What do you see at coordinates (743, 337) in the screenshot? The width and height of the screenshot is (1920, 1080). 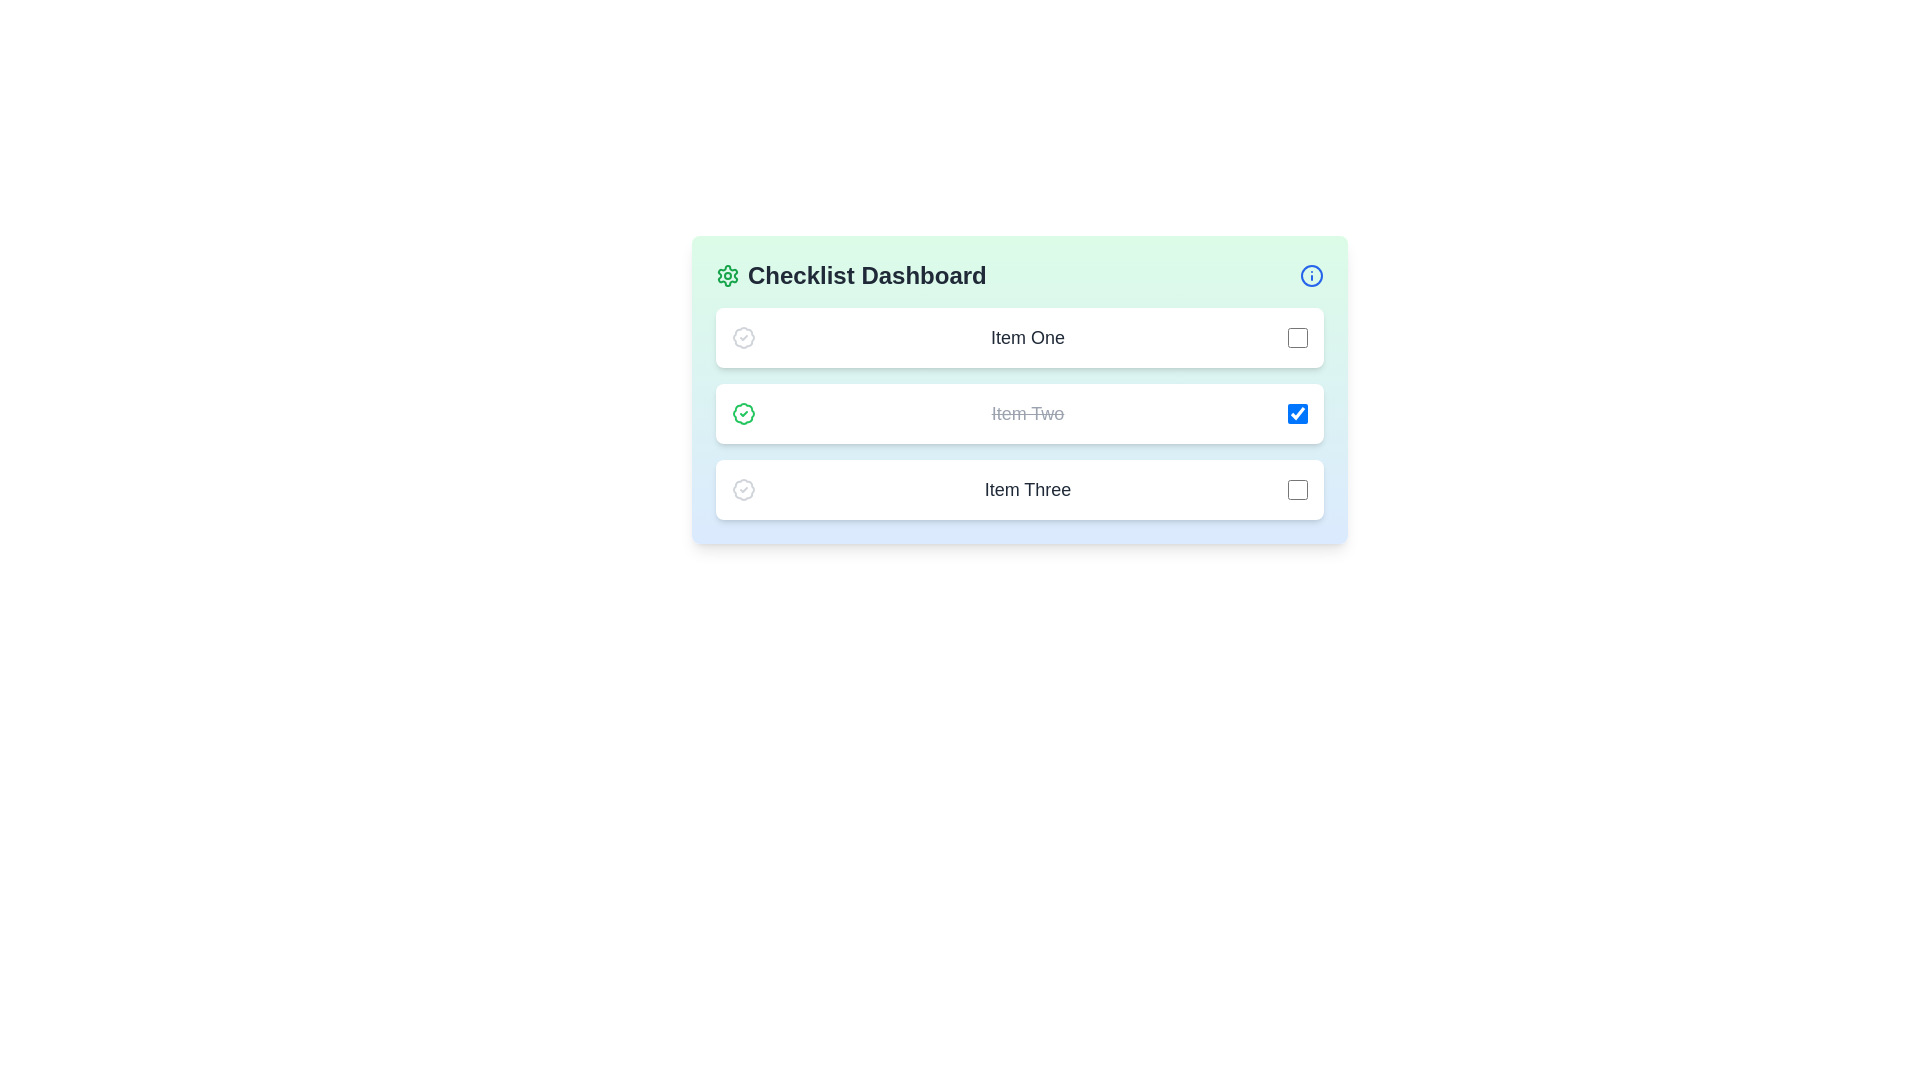 I see `the graphical icon or status badge located to the left of the 'Item One' row to associate its meaning with that row` at bounding box center [743, 337].